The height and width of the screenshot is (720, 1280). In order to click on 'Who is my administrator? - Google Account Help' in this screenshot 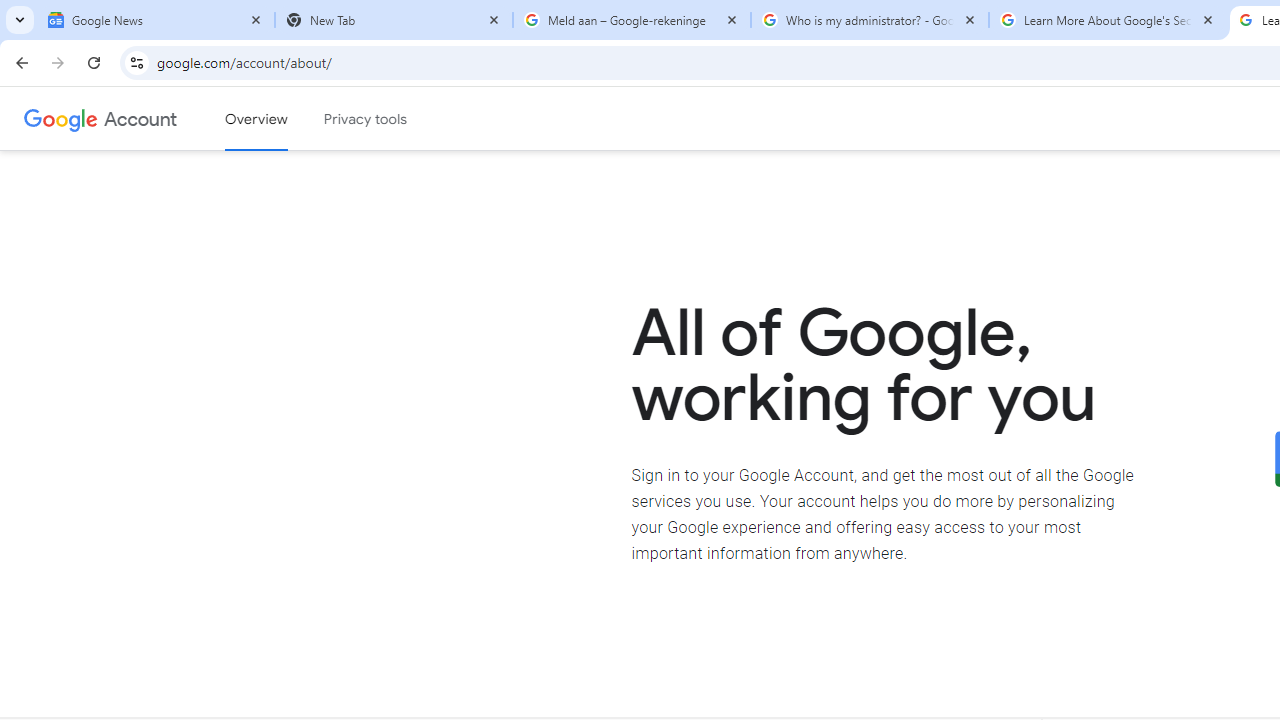, I will do `click(870, 20)`.